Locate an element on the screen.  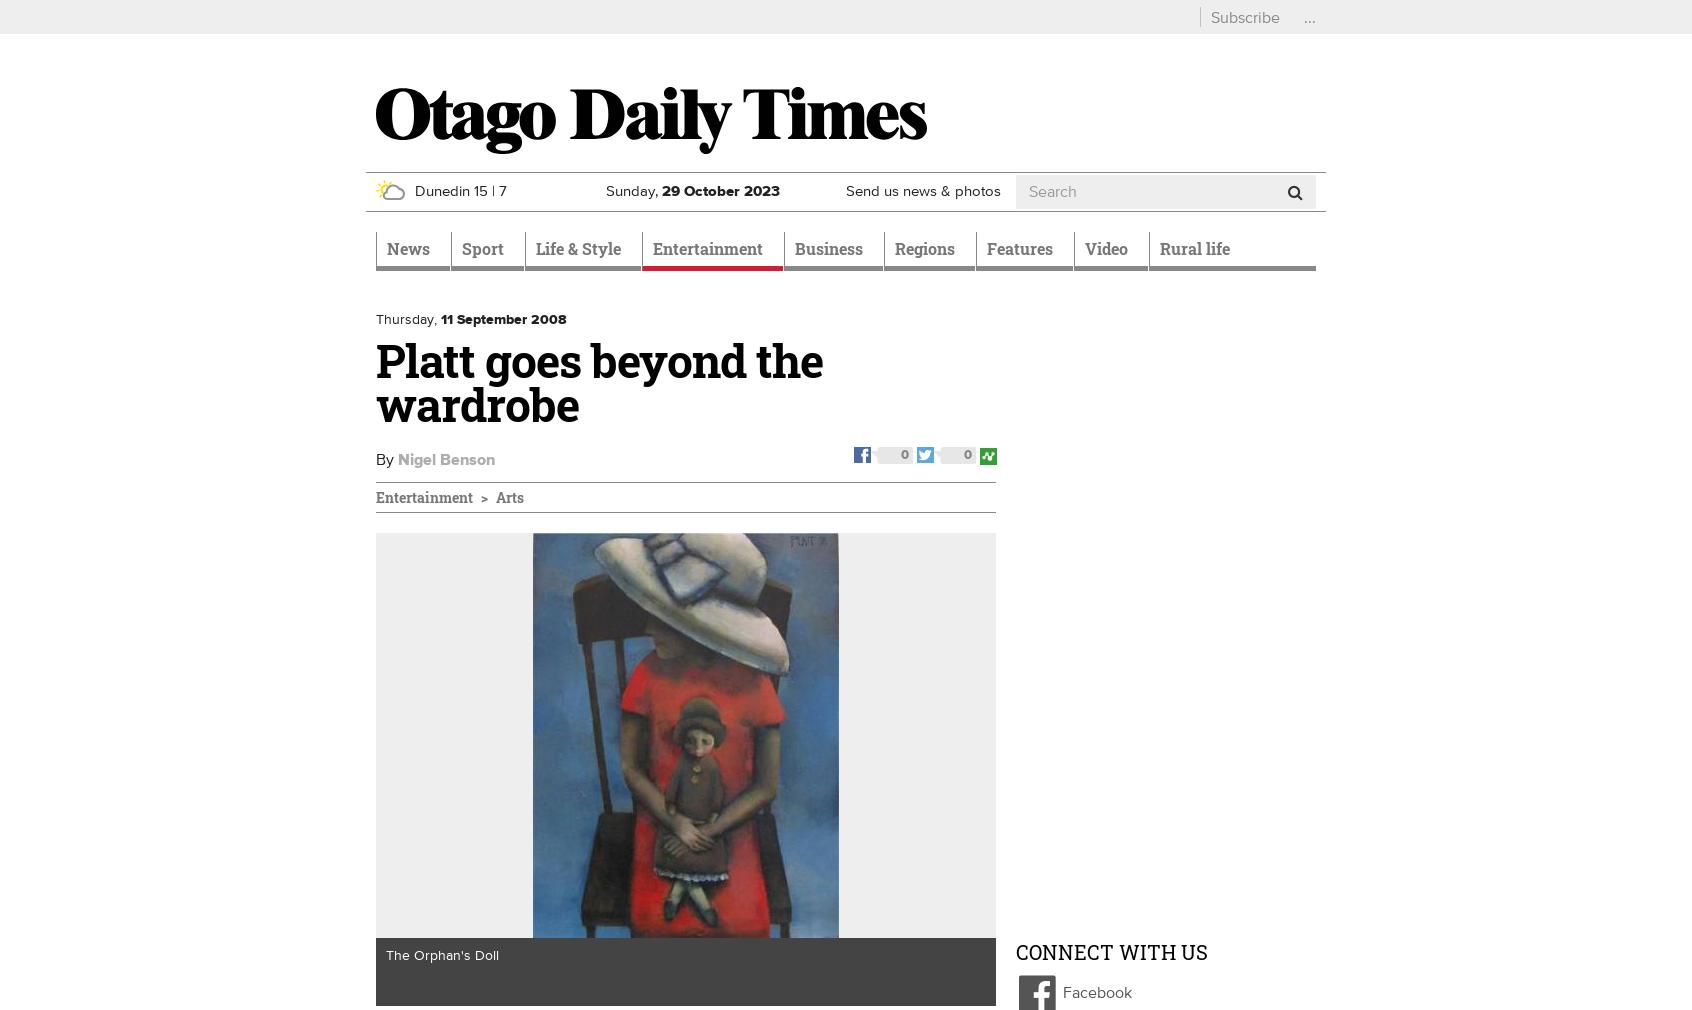
'October' is located at coordinates (710, 189).